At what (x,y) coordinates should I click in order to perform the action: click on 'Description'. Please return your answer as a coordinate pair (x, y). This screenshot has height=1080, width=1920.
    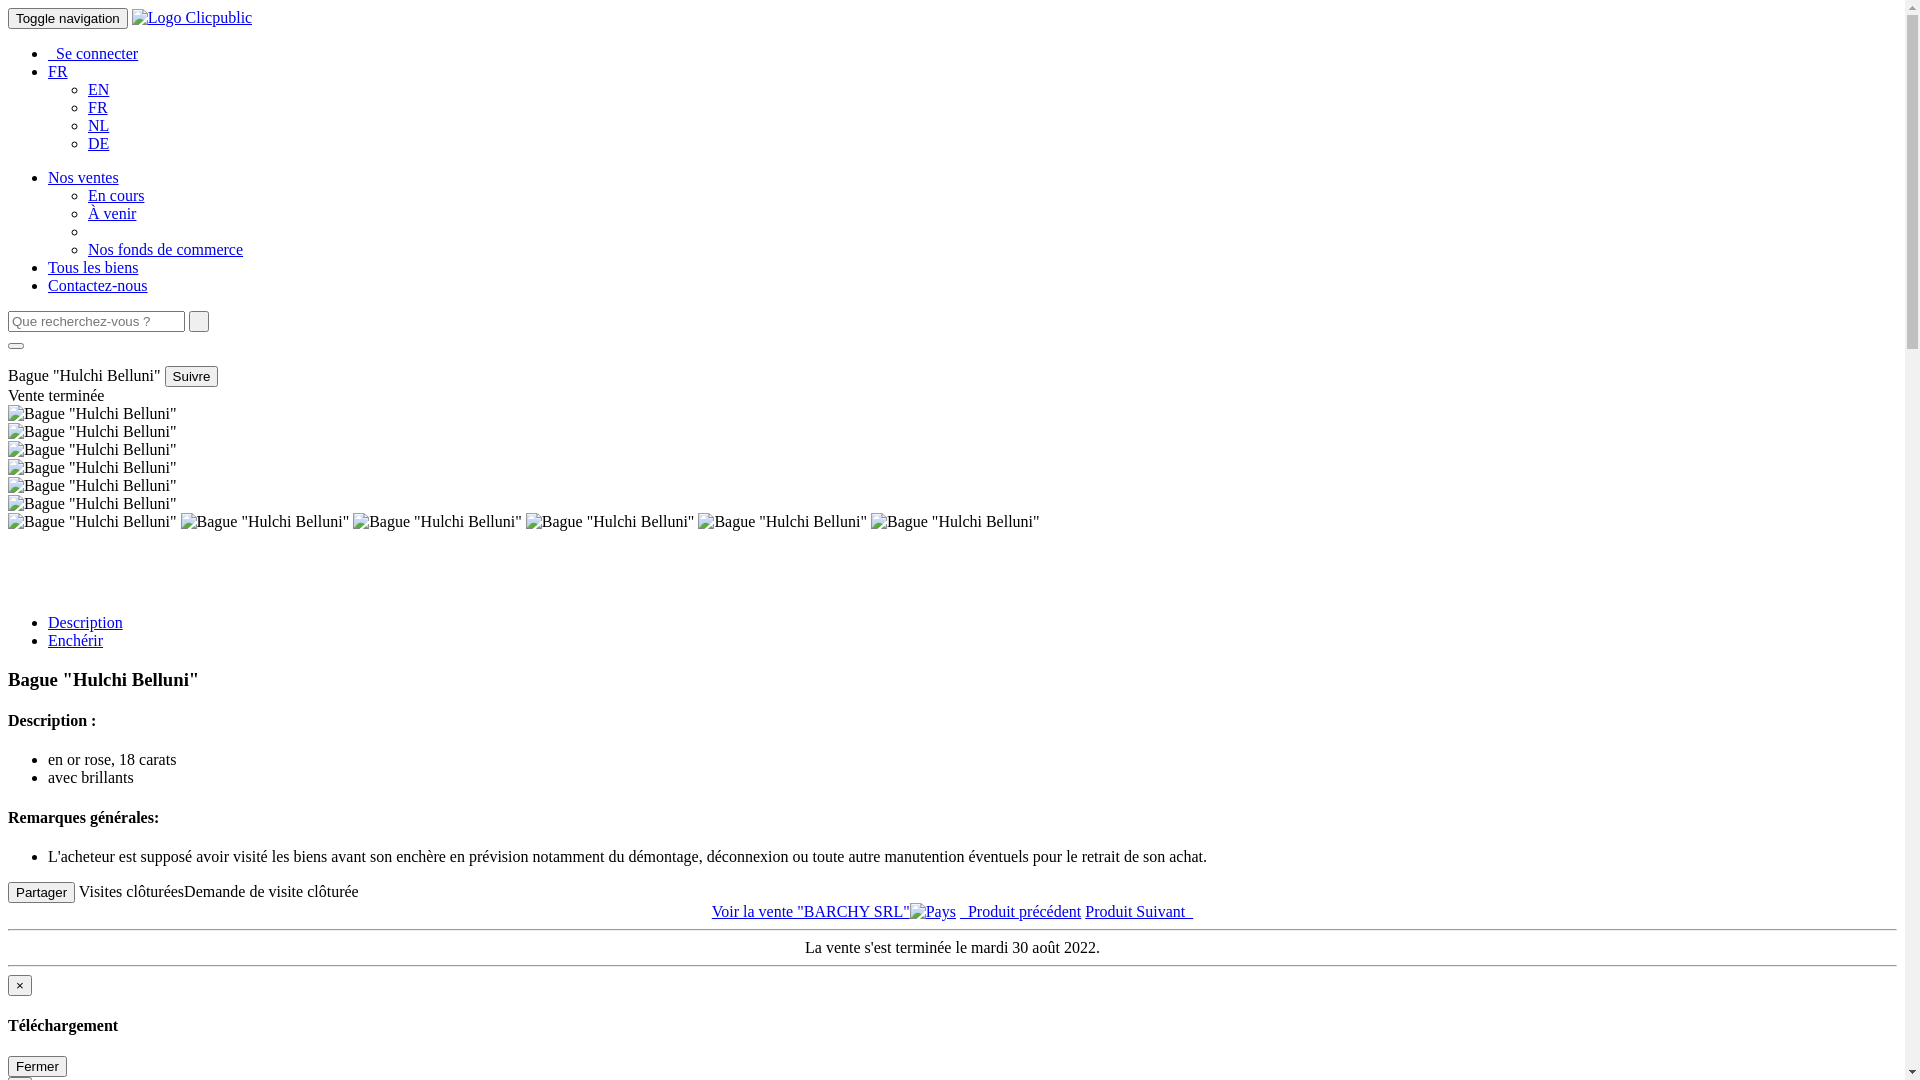
    Looking at the image, I should click on (84, 621).